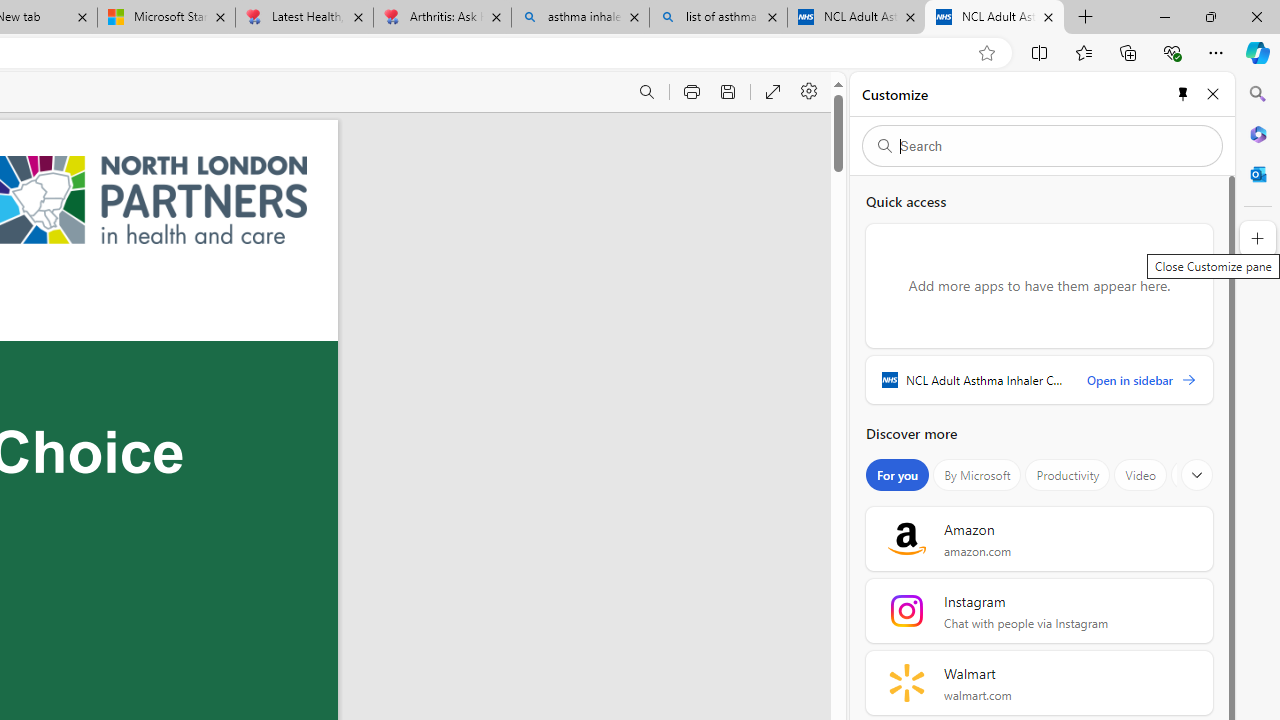 The height and width of the screenshot is (720, 1280). Describe the element at coordinates (977, 475) in the screenshot. I see `'By Microsoft'` at that location.